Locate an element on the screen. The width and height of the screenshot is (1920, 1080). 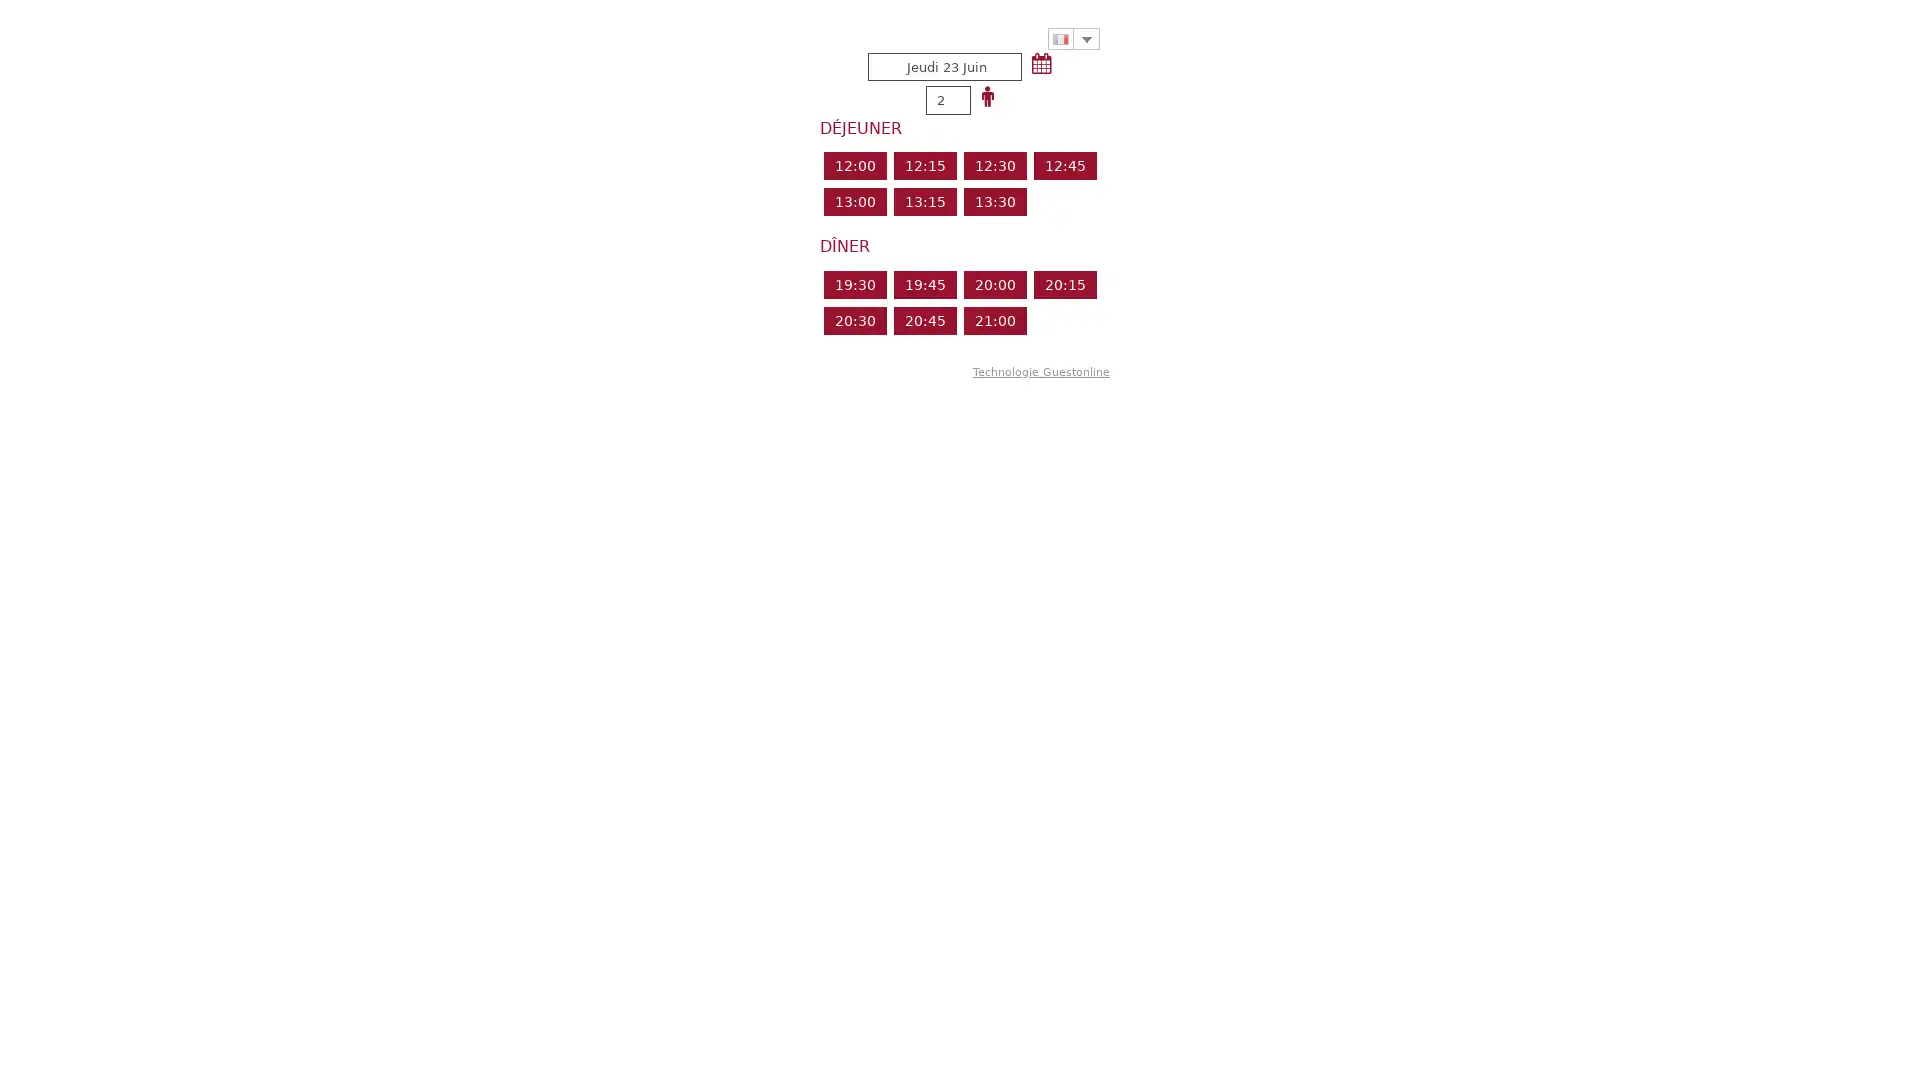
12:45 is located at coordinates (1063, 164).